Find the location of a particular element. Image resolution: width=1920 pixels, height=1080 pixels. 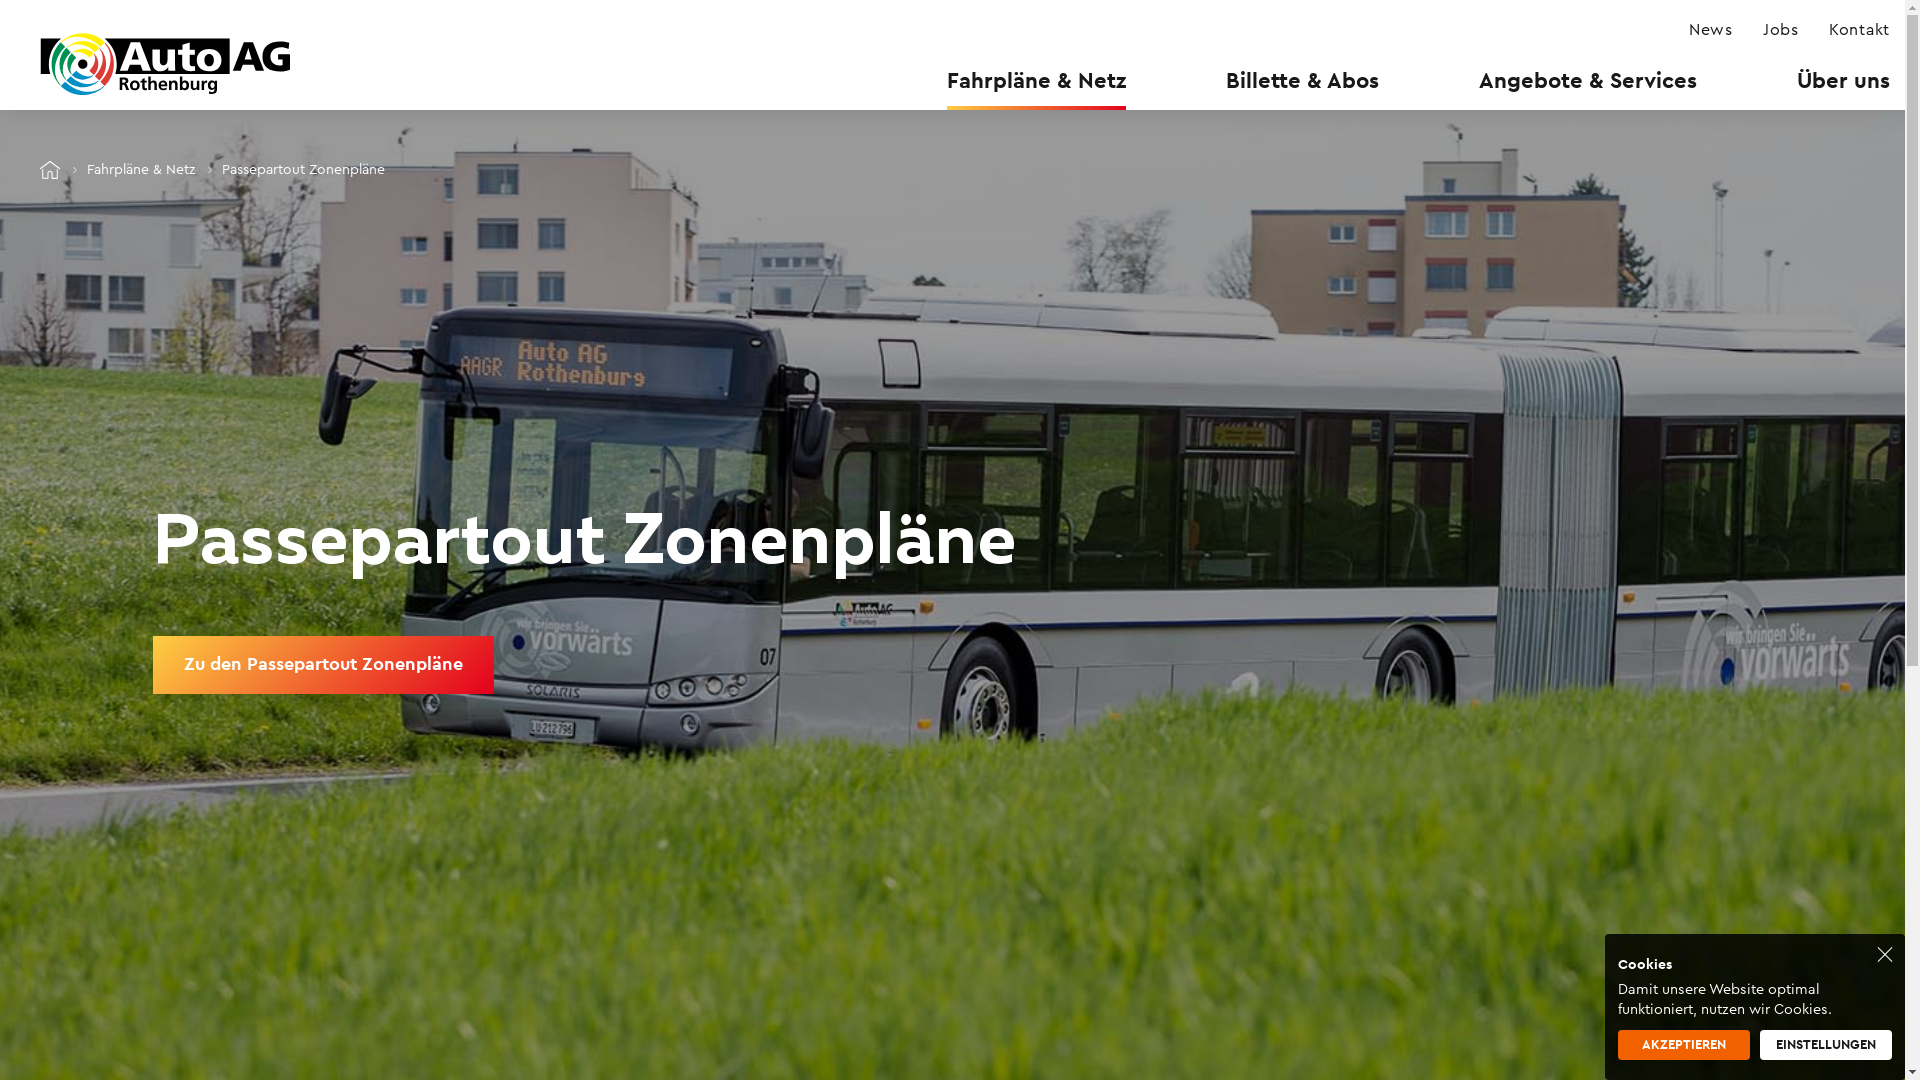

'Close' is located at coordinates (1884, 952).